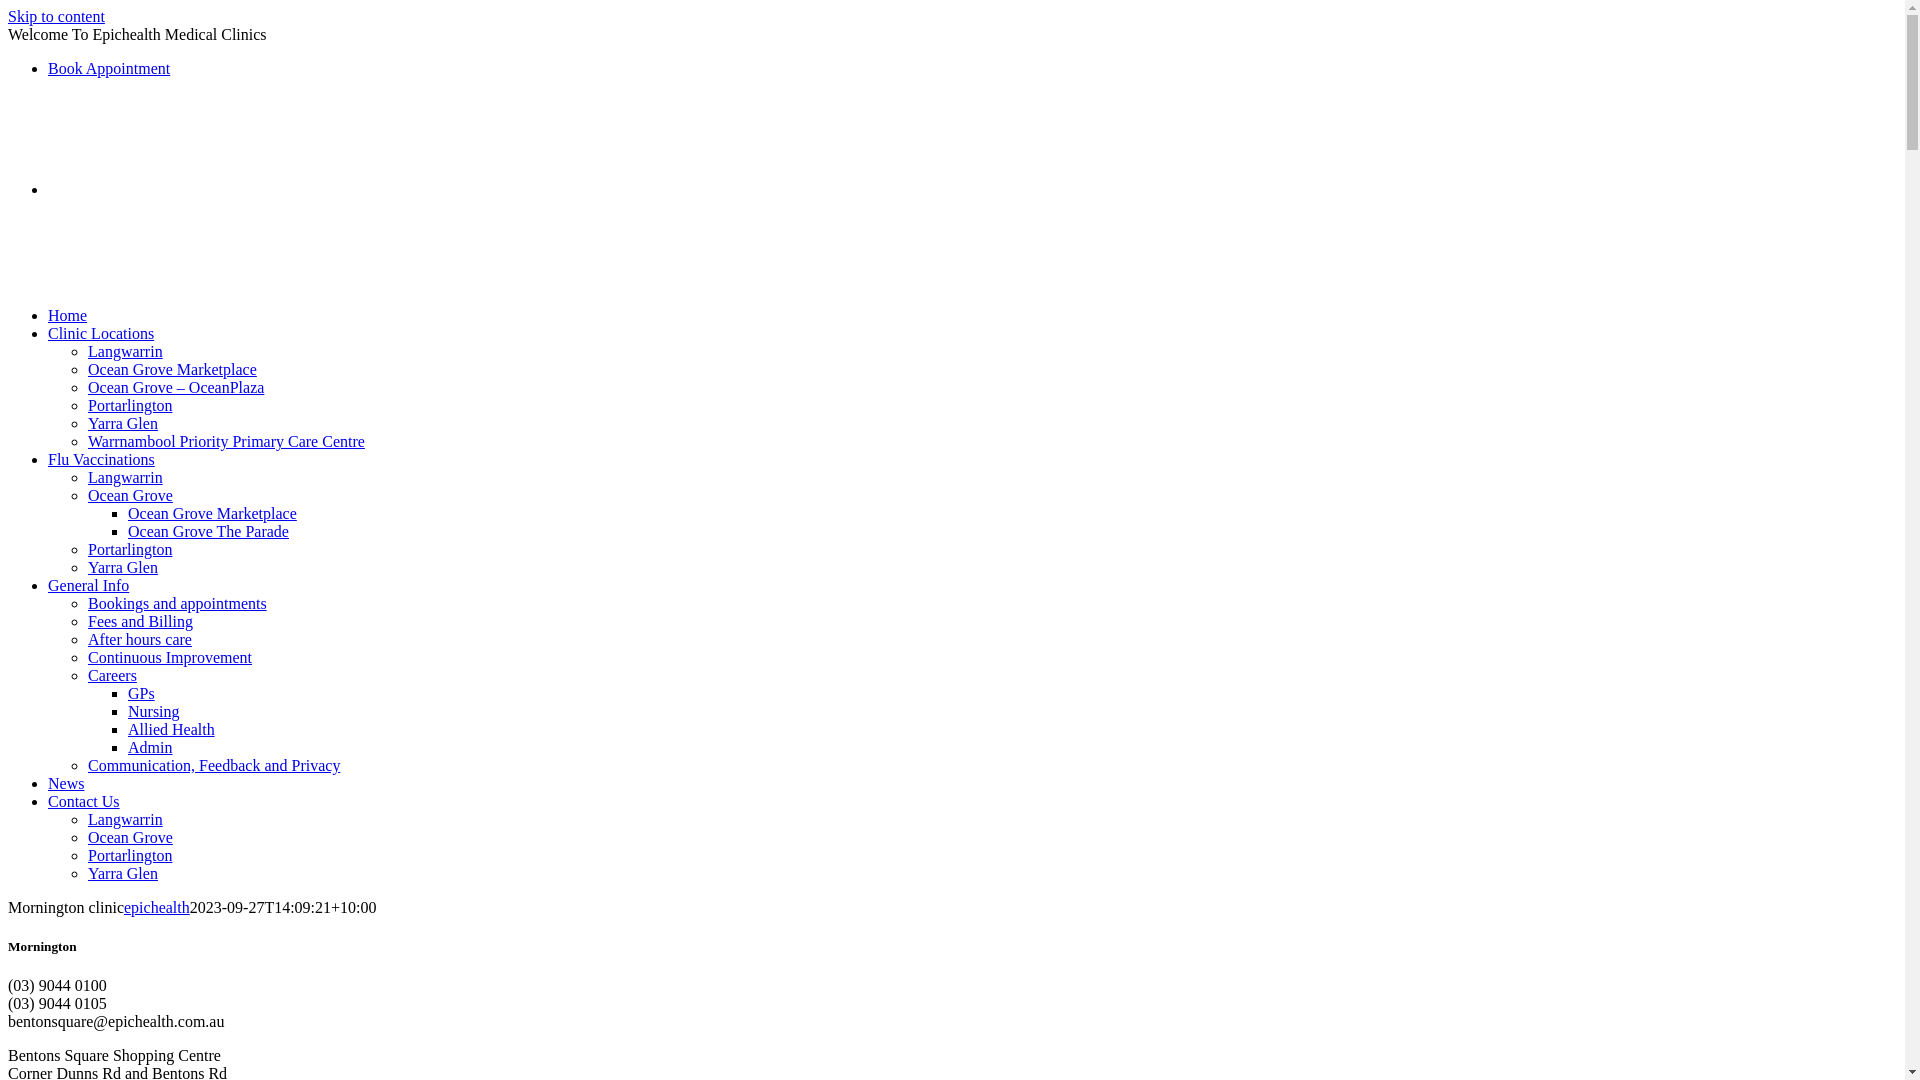 This screenshot has width=1920, height=1080. Describe the element at coordinates (108, 67) in the screenshot. I see `'Book Appointment'` at that location.